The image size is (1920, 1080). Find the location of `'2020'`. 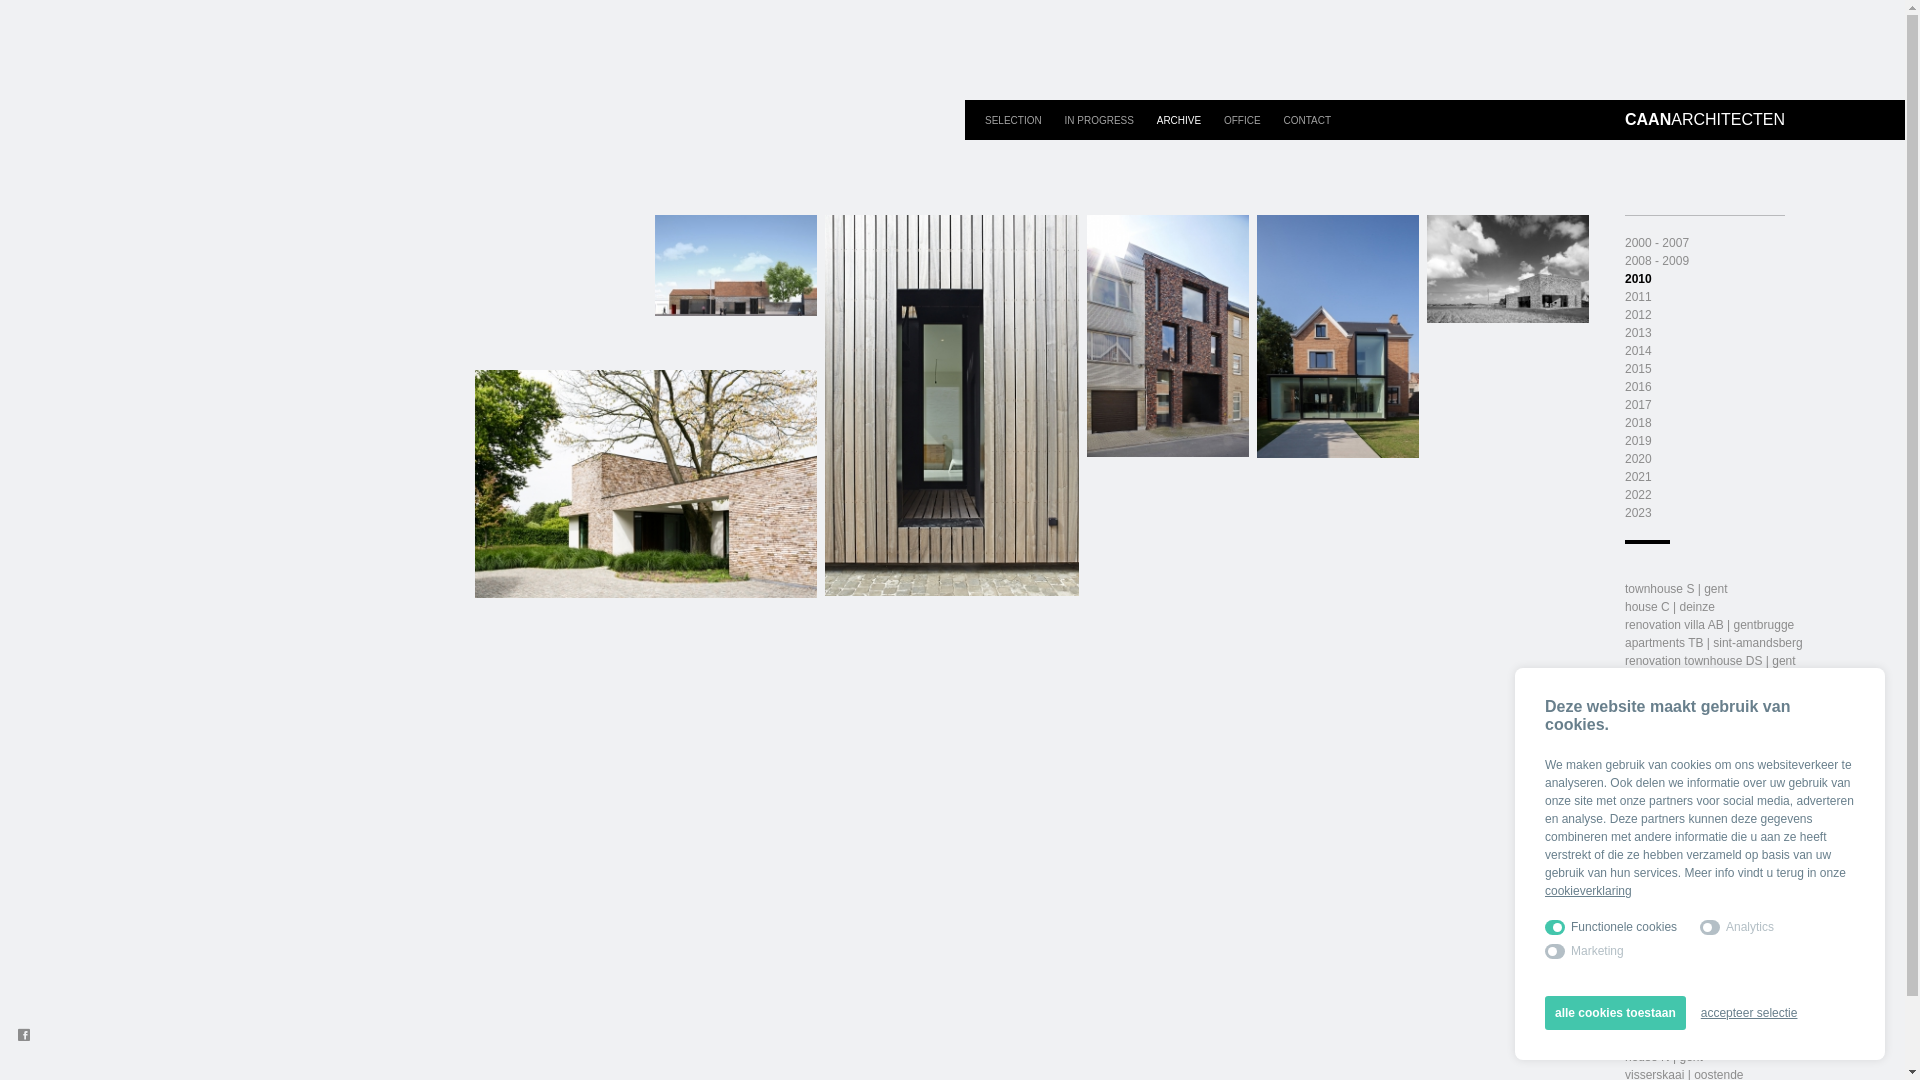

'2020' is located at coordinates (1638, 459).